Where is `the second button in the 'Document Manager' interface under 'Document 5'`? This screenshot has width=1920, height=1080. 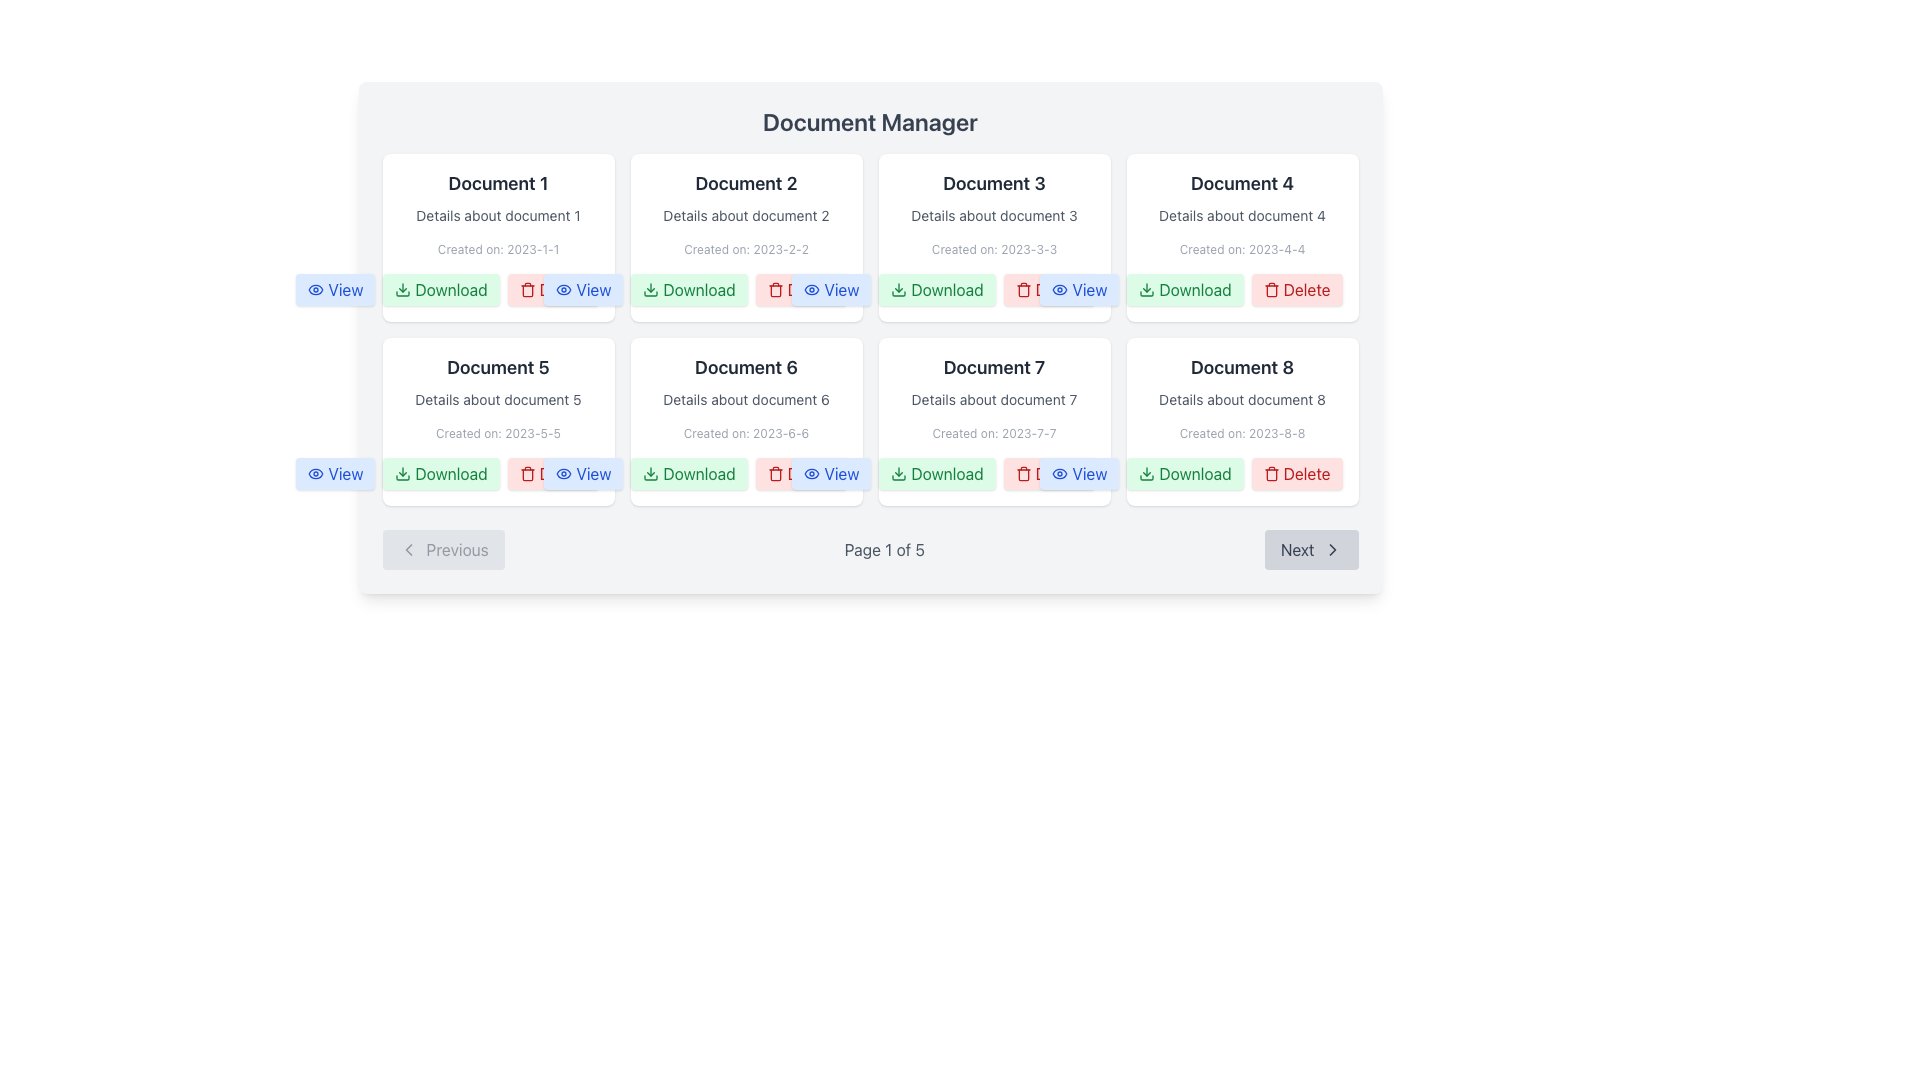 the second button in the 'Document Manager' interface under 'Document 5' is located at coordinates (440, 474).